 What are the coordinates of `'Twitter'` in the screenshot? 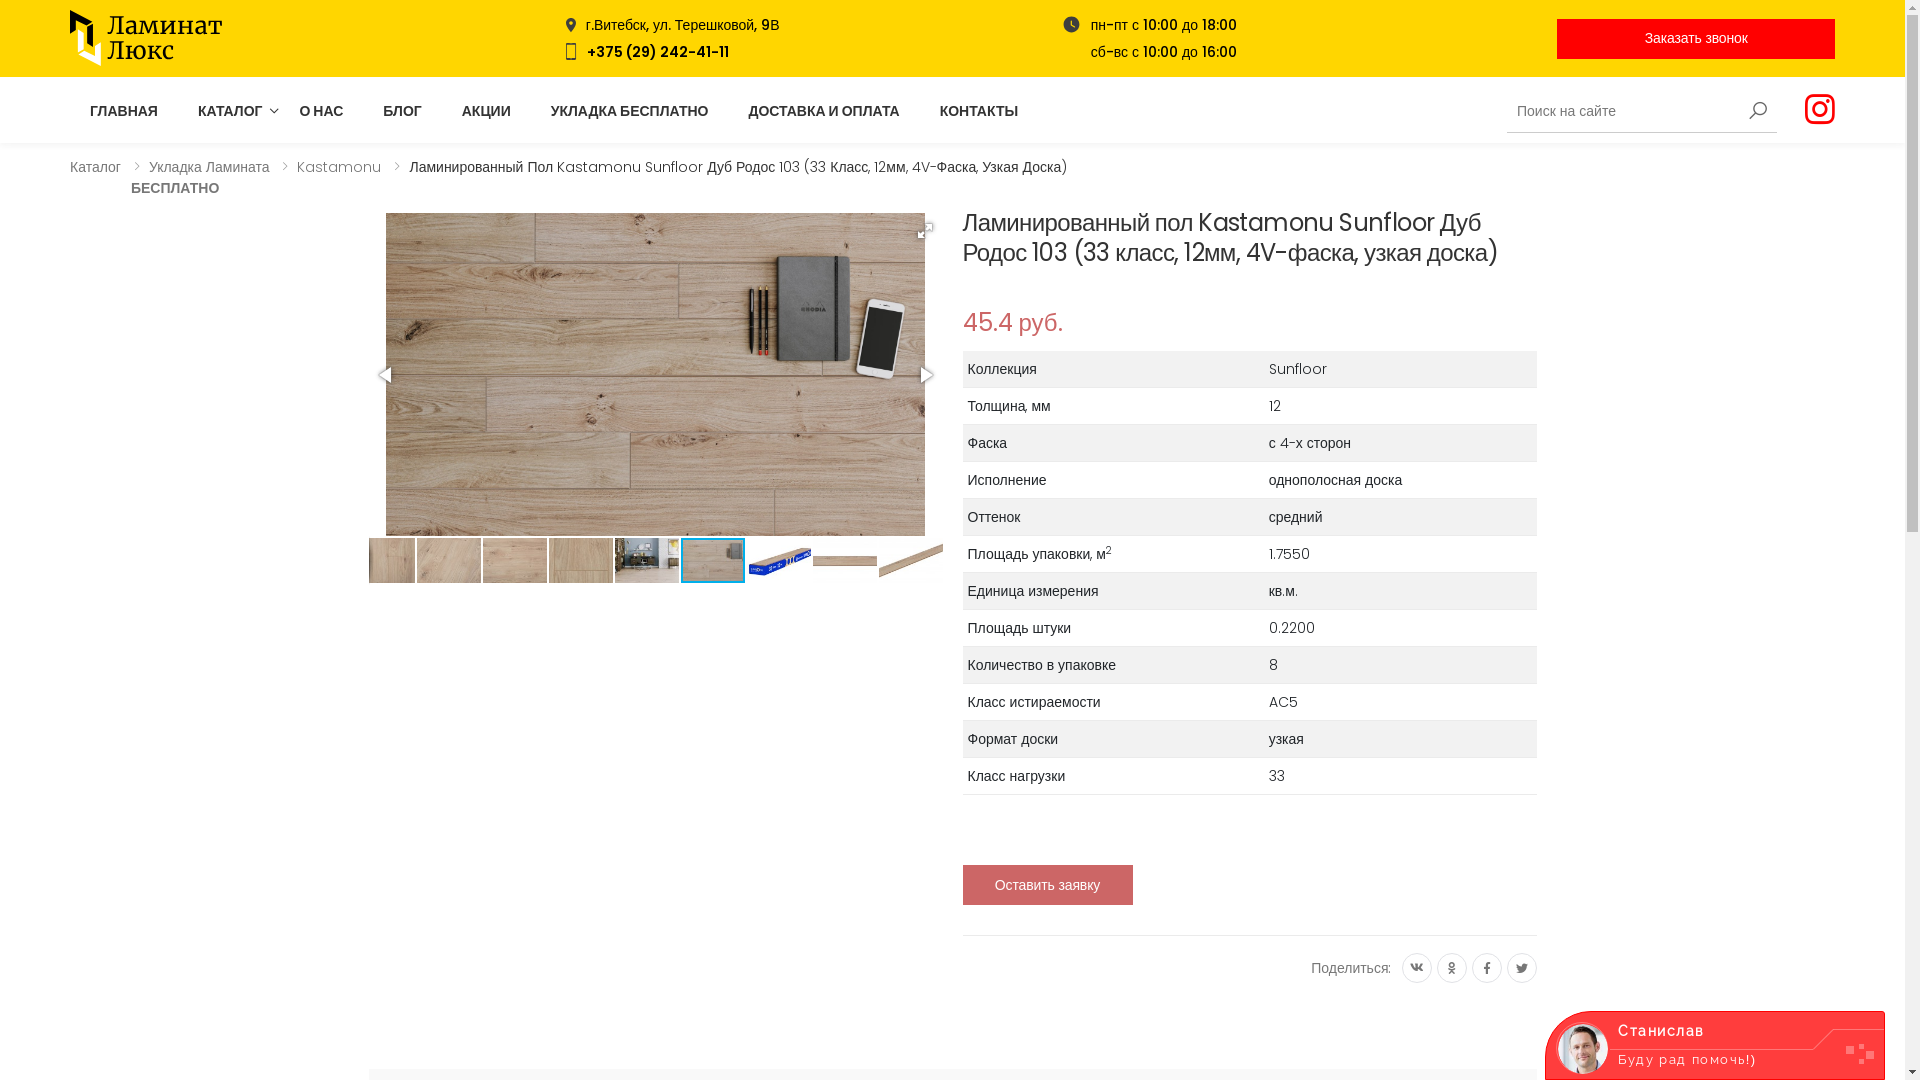 It's located at (1520, 967).